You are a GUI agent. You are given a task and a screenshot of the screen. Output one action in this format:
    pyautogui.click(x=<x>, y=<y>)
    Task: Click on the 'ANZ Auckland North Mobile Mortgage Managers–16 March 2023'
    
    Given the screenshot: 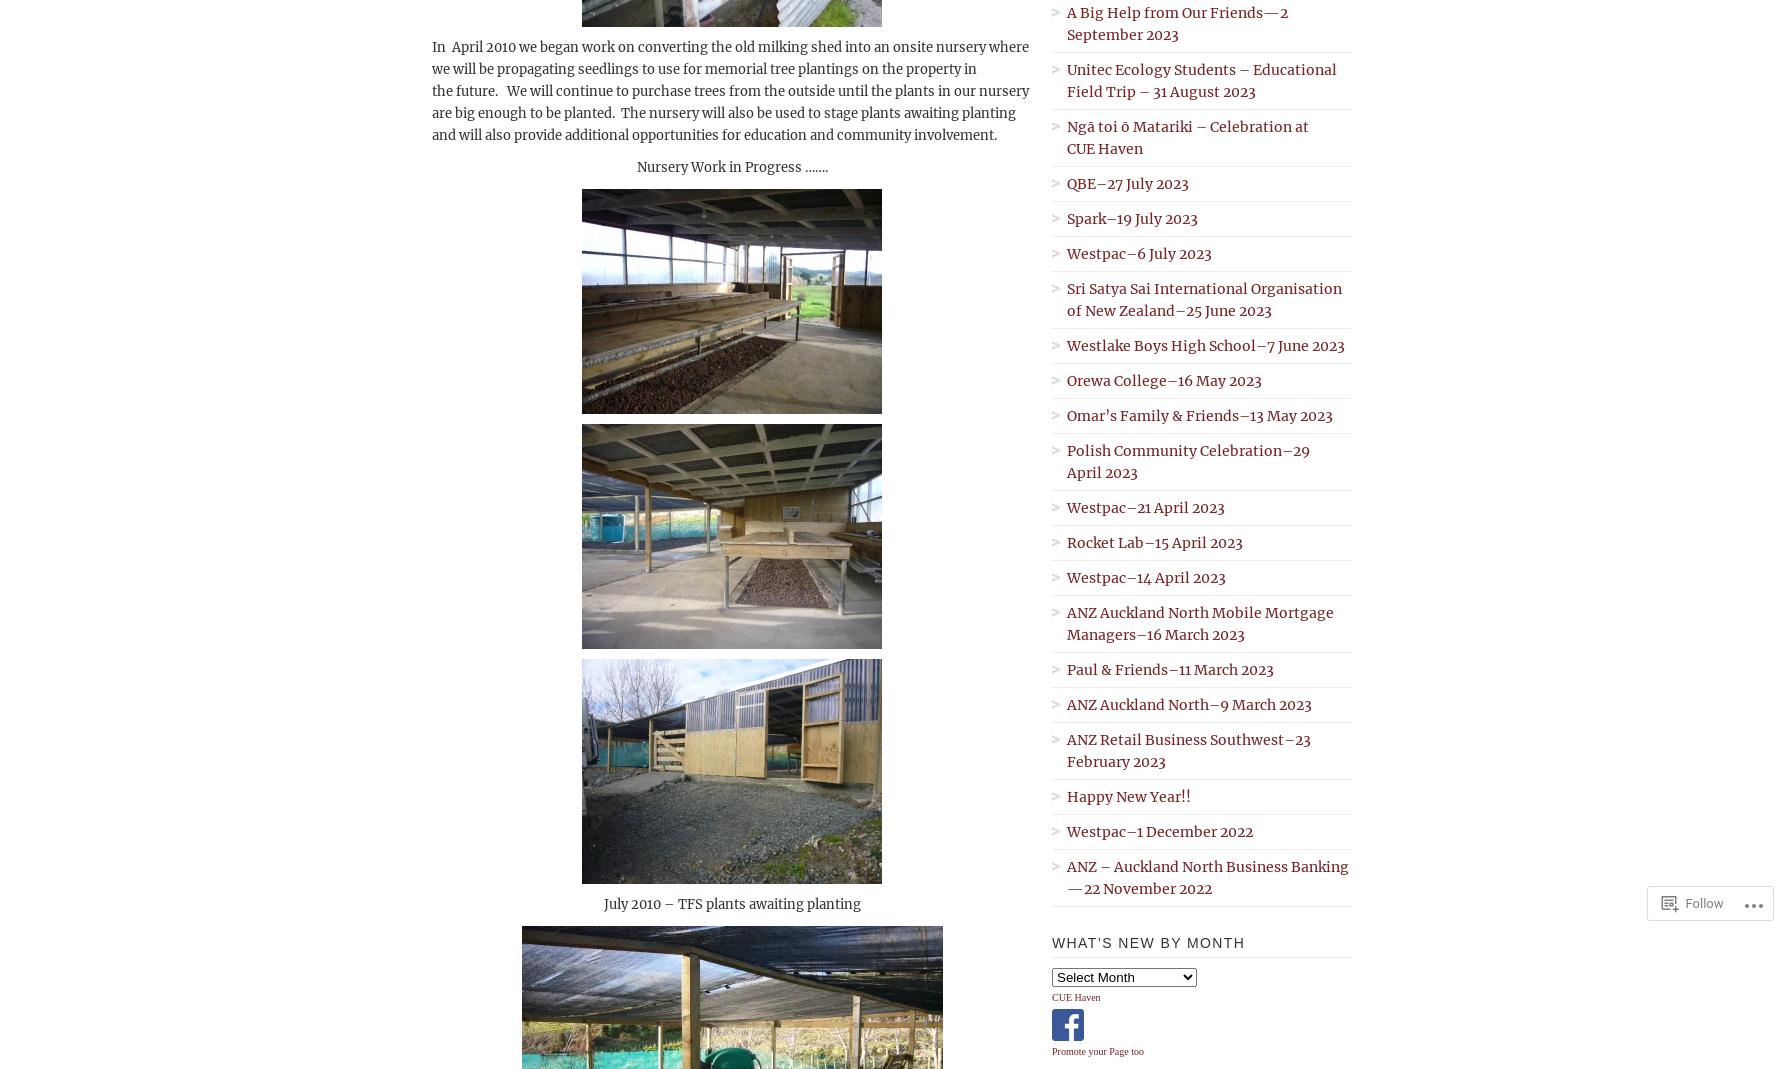 What is the action you would take?
    pyautogui.click(x=1200, y=623)
    